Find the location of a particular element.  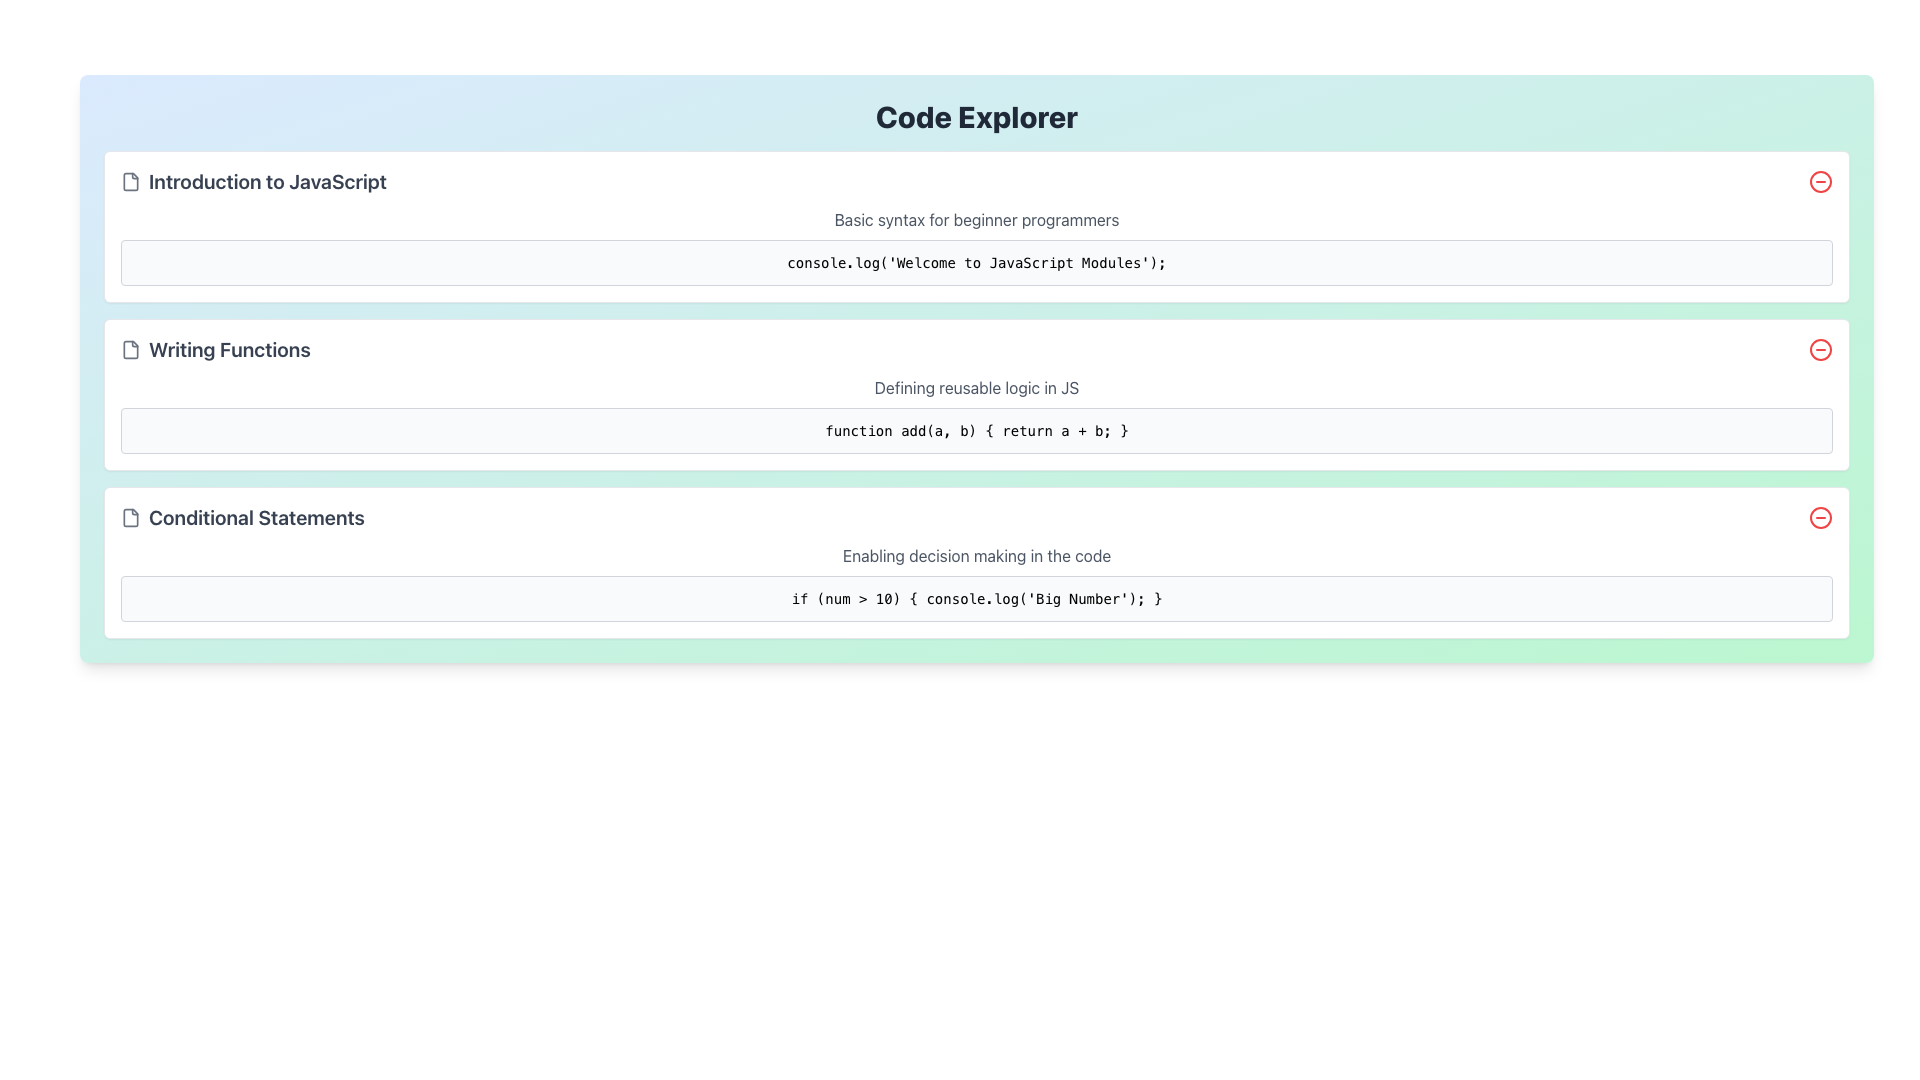

the small light gray file icon positioned to the left of the text 'Writing Functions' as a visual indicator is located at coordinates (129, 349).